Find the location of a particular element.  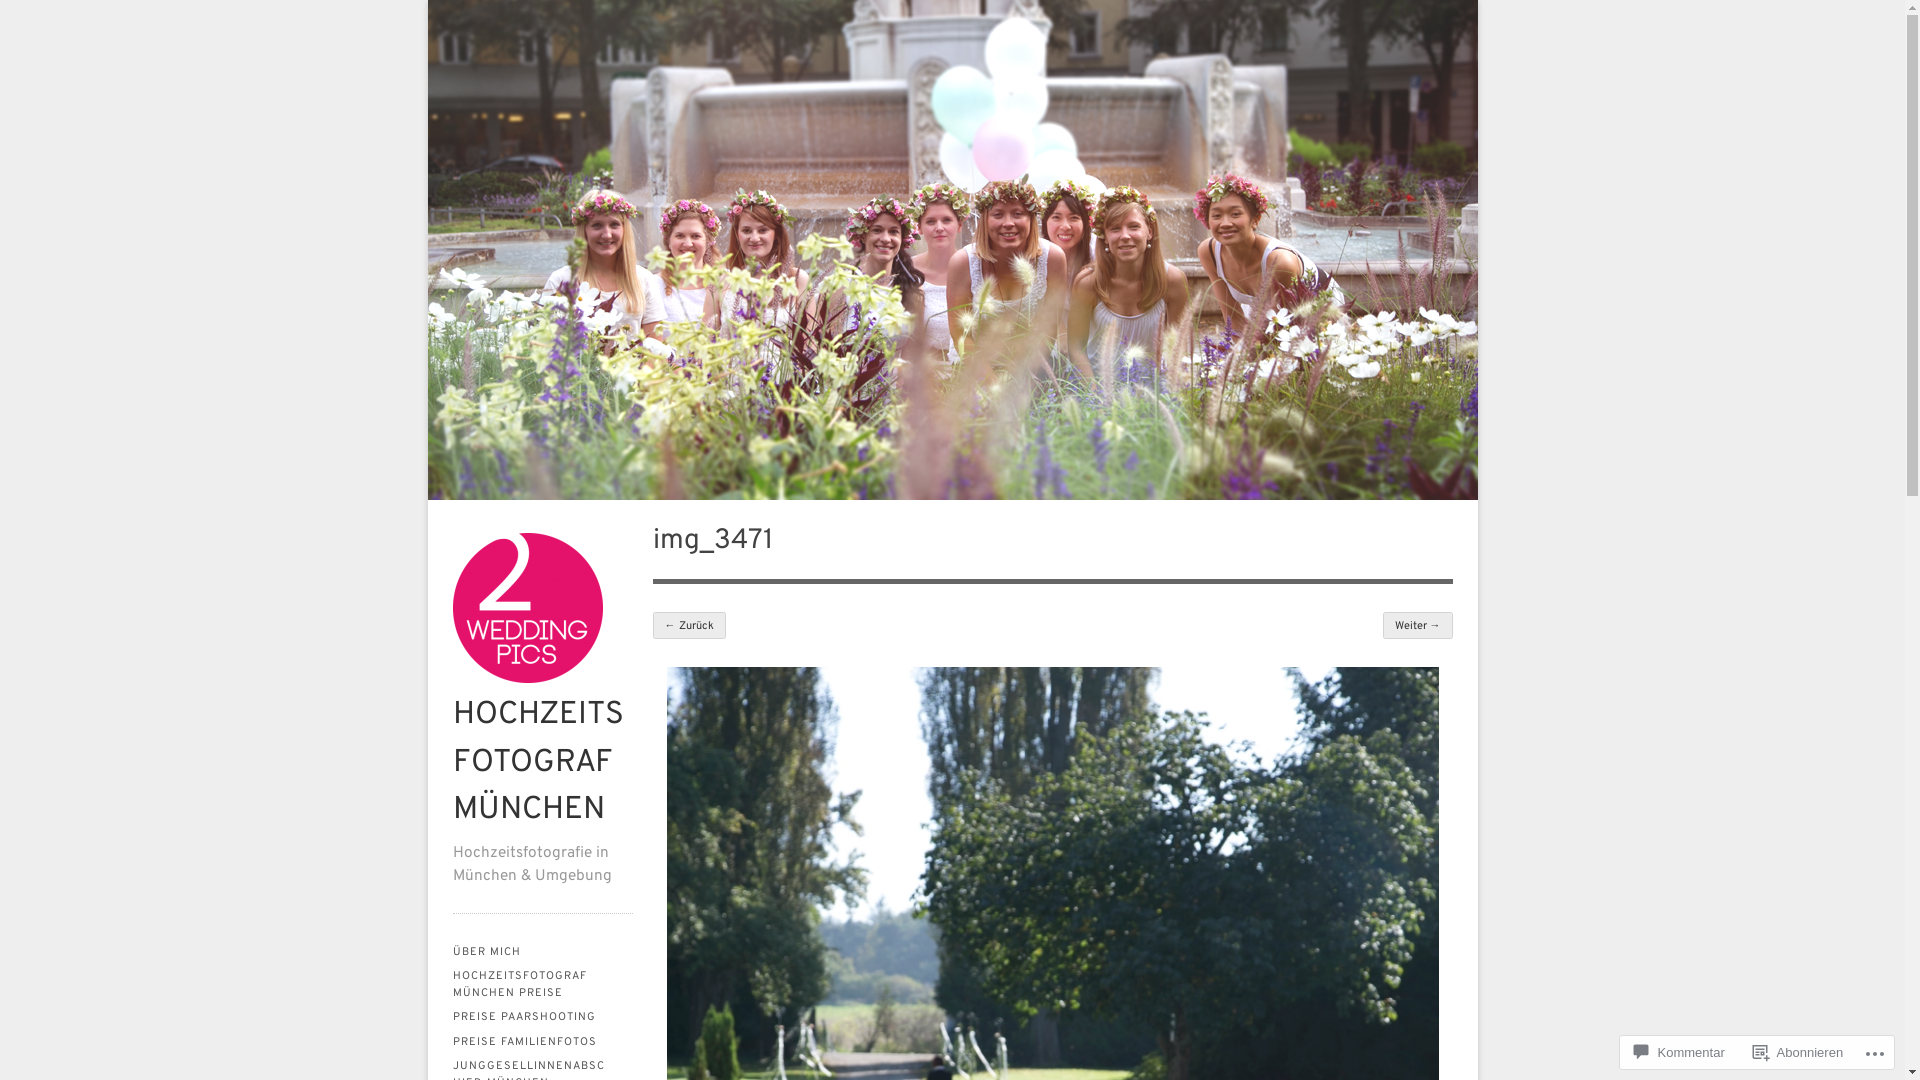

'Abonnieren' is located at coordinates (1798, 1051).